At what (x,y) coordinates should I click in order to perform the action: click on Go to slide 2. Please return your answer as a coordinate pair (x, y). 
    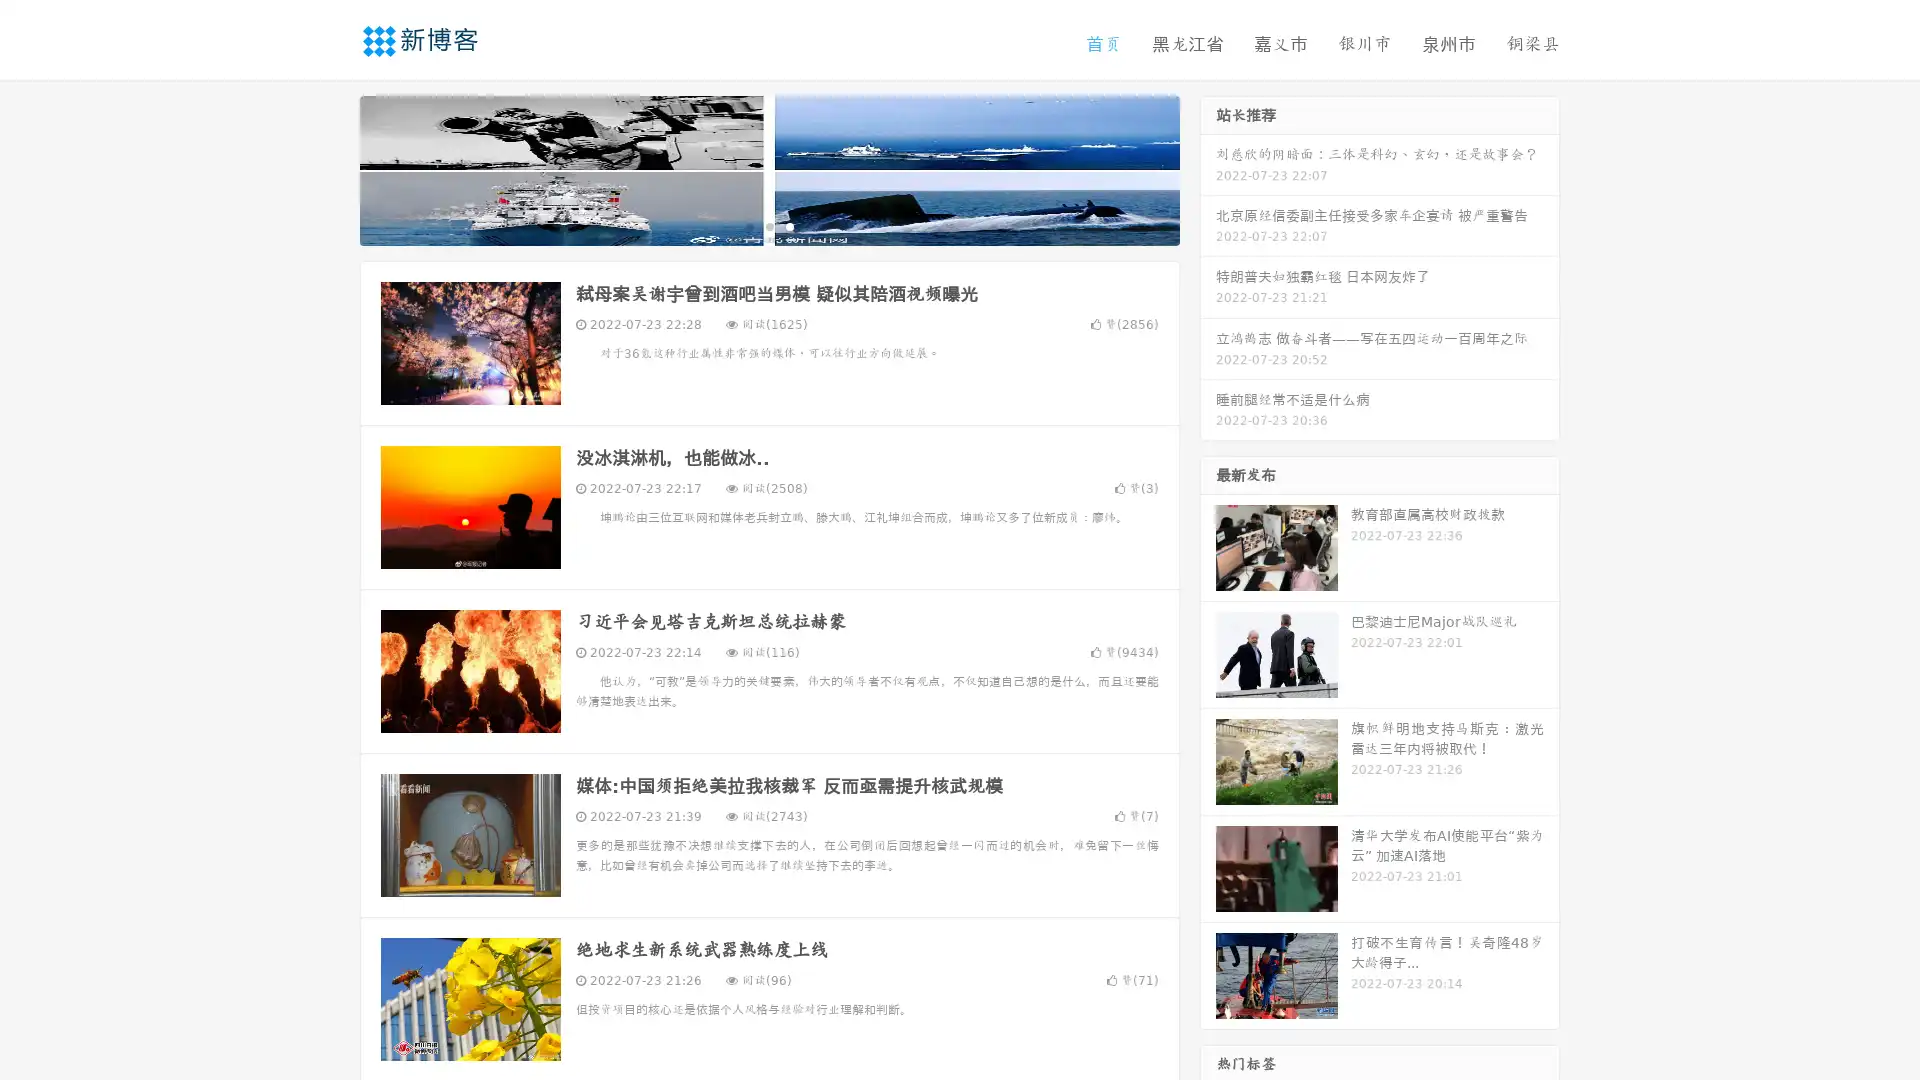
    Looking at the image, I should click on (768, 225).